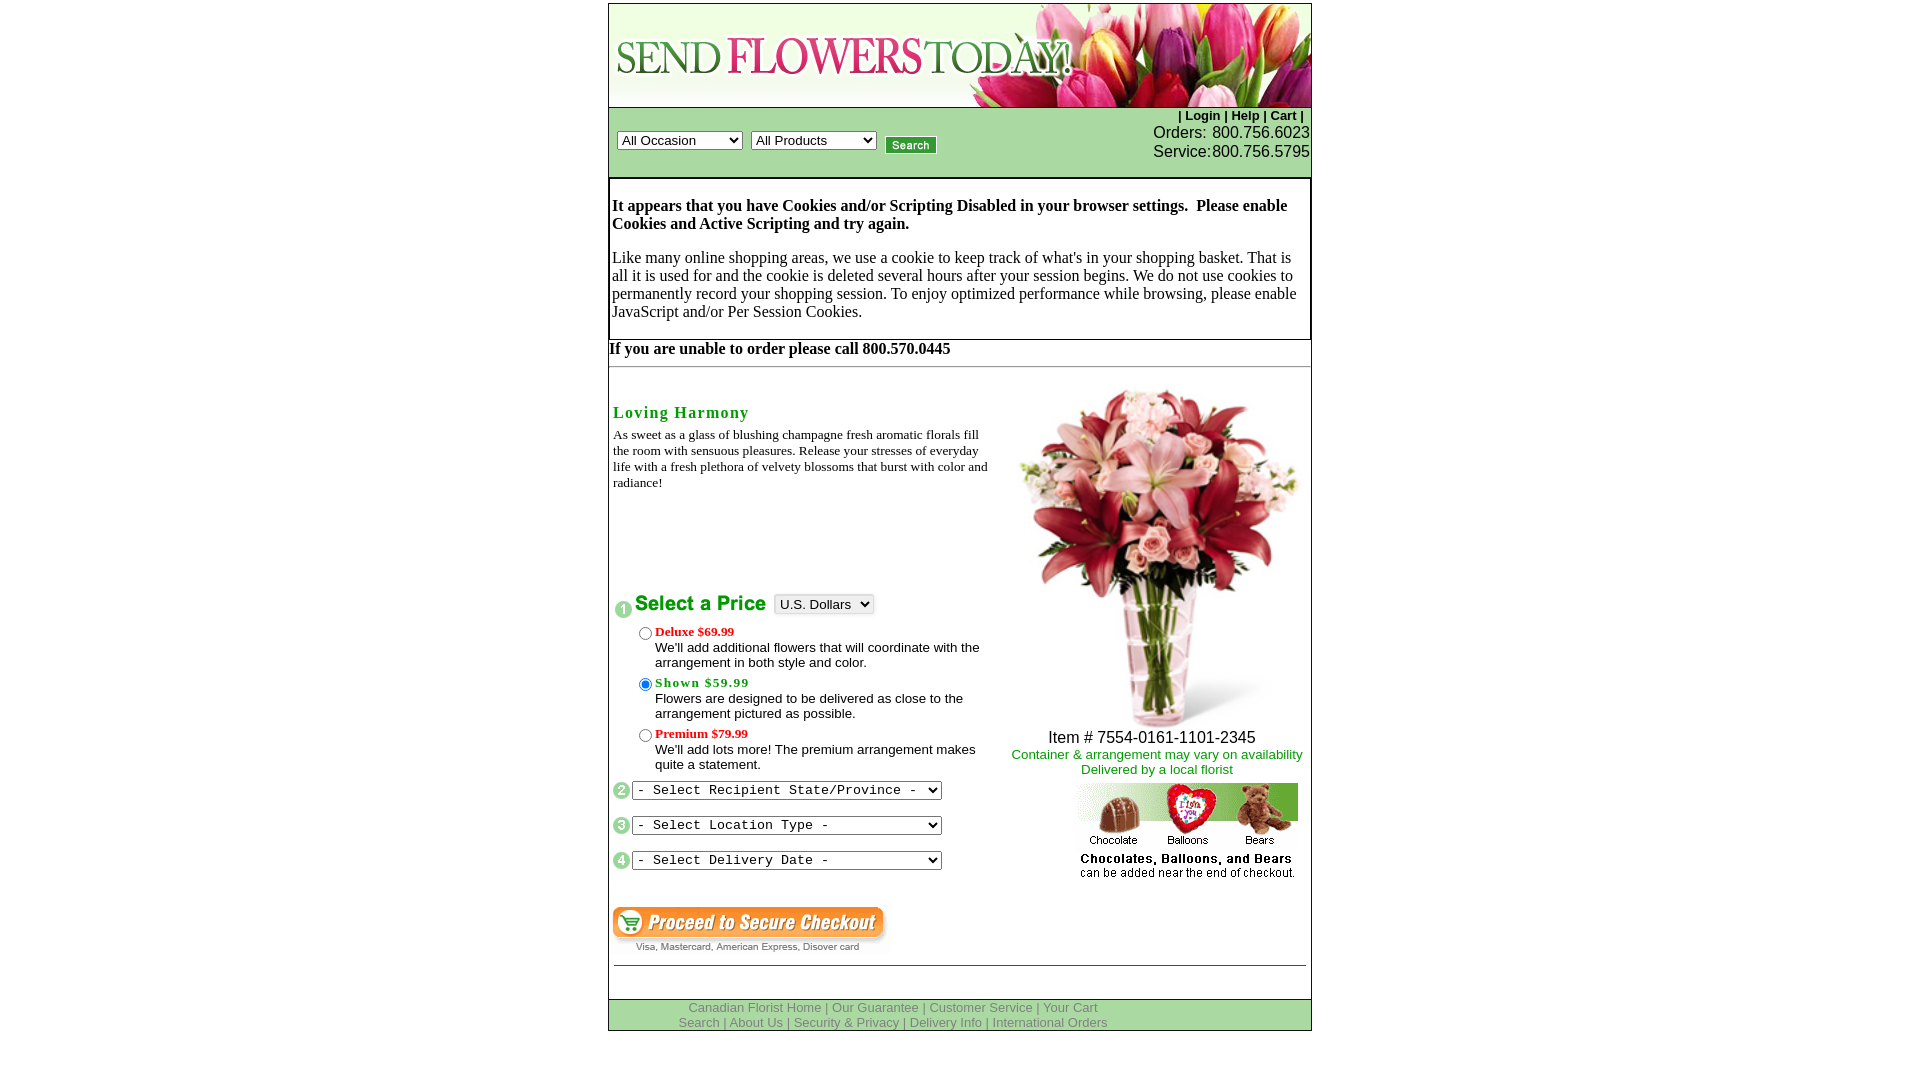  What do you see at coordinates (645, 633) in the screenshot?
I see `'102-7555-0-R'` at bounding box center [645, 633].